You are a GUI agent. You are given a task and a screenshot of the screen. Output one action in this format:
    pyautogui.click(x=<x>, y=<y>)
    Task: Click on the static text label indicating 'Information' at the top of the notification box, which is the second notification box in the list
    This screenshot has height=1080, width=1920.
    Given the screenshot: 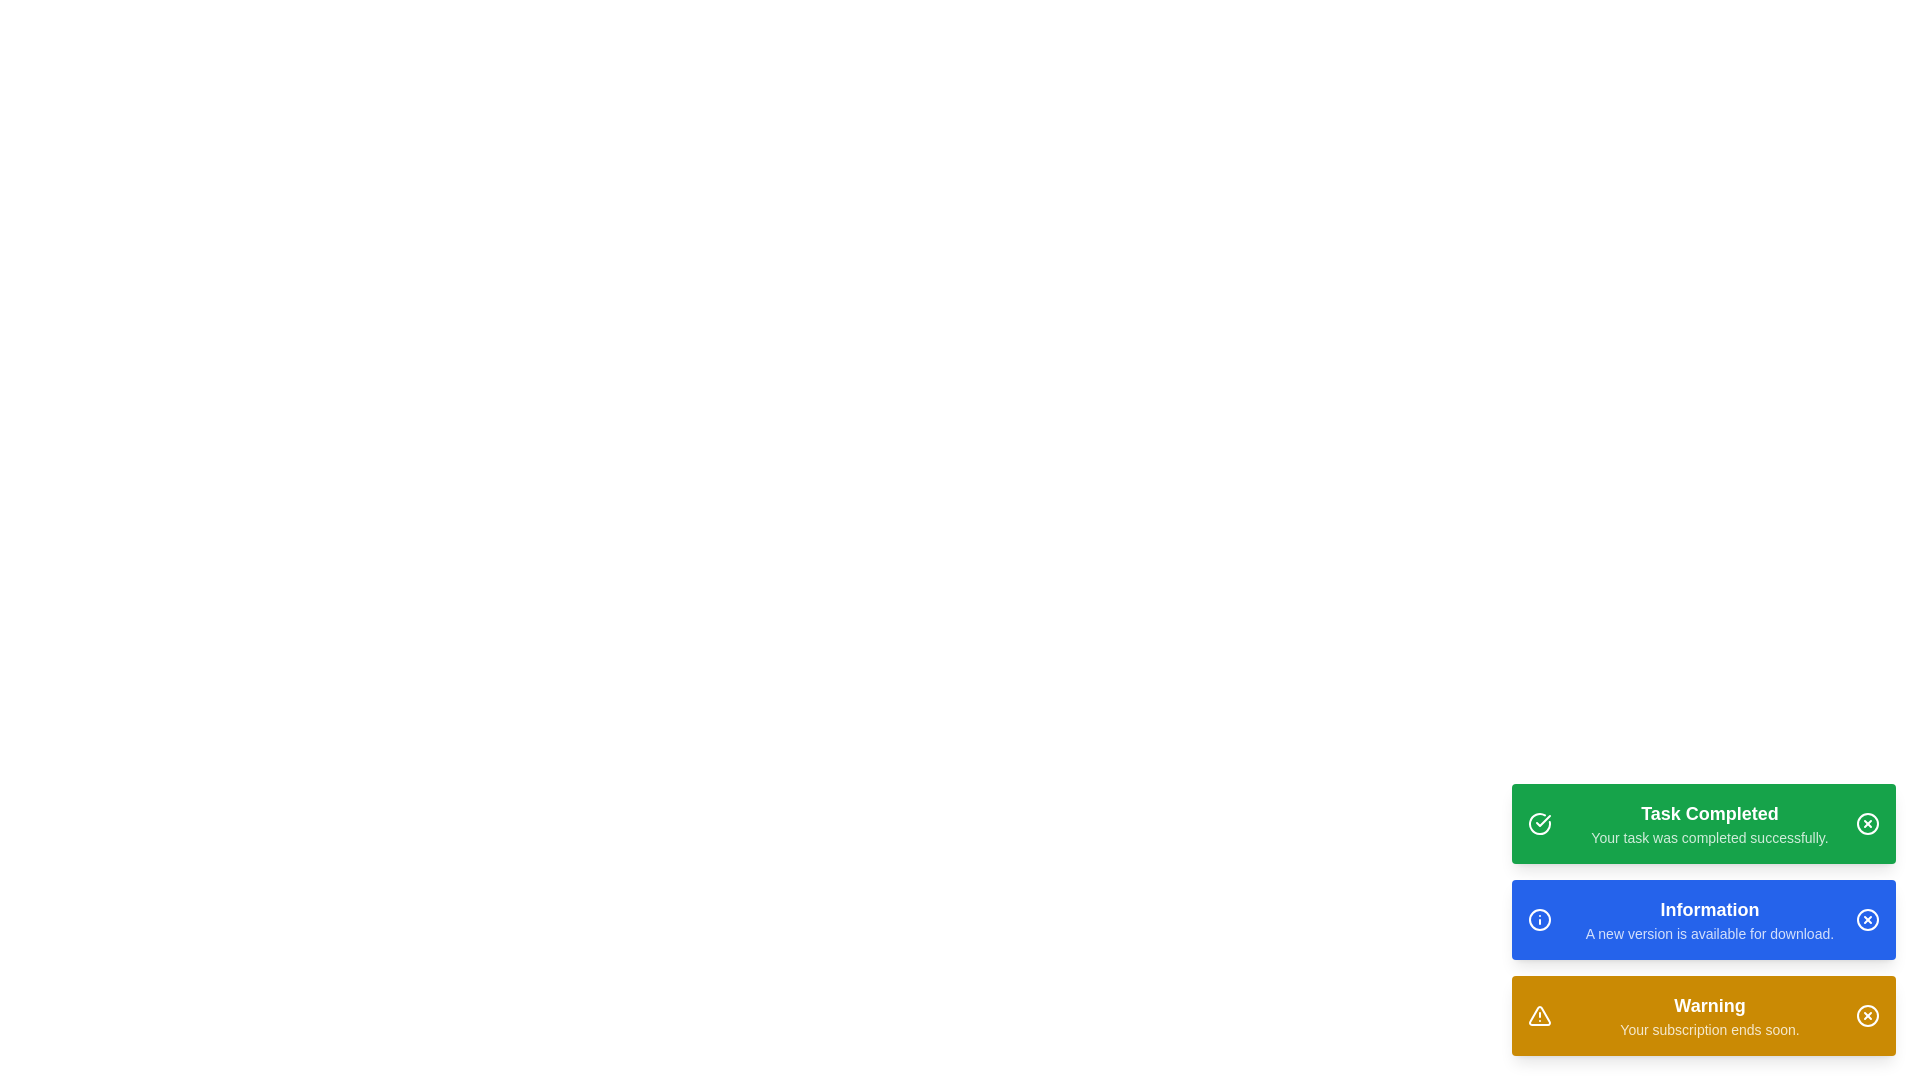 What is the action you would take?
    pyautogui.click(x=1708, y=910)
    